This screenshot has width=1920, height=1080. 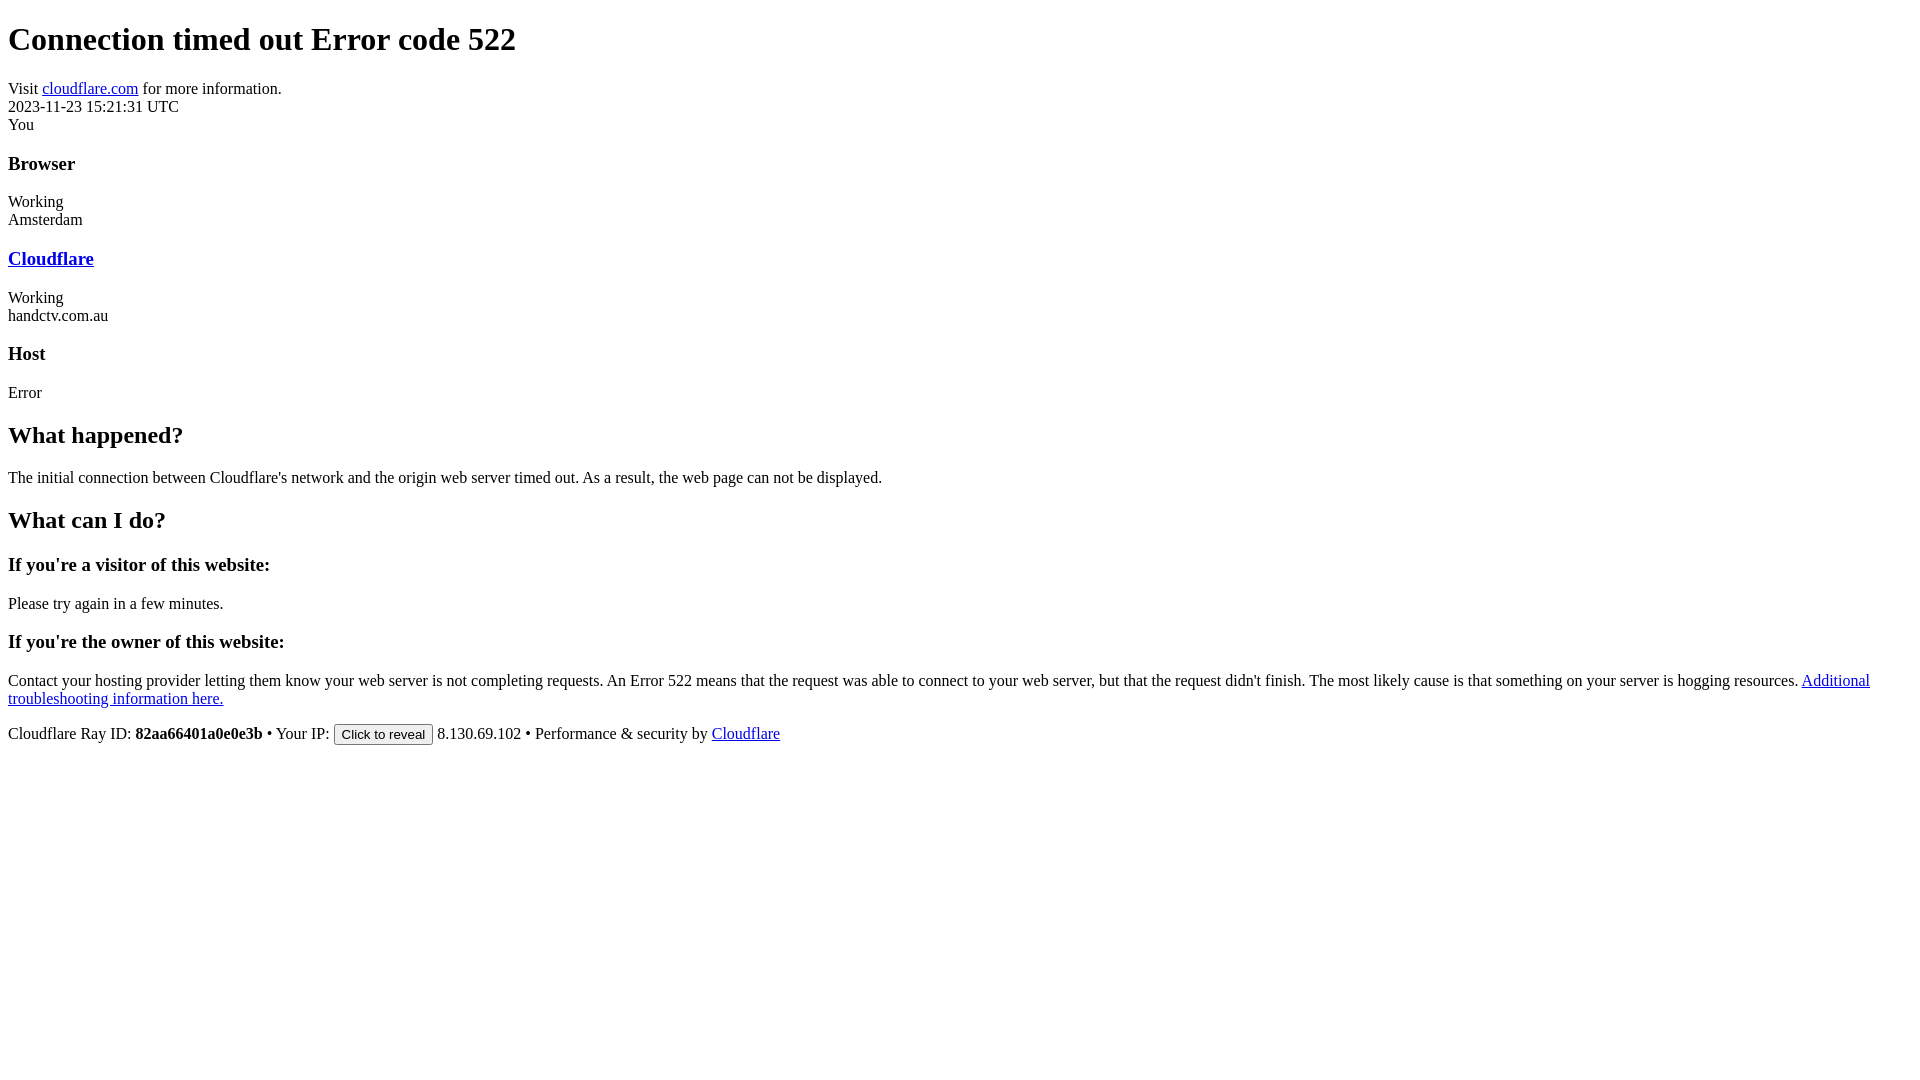 I want to click on 'cloudflare.com', so click(x=89, y=87).